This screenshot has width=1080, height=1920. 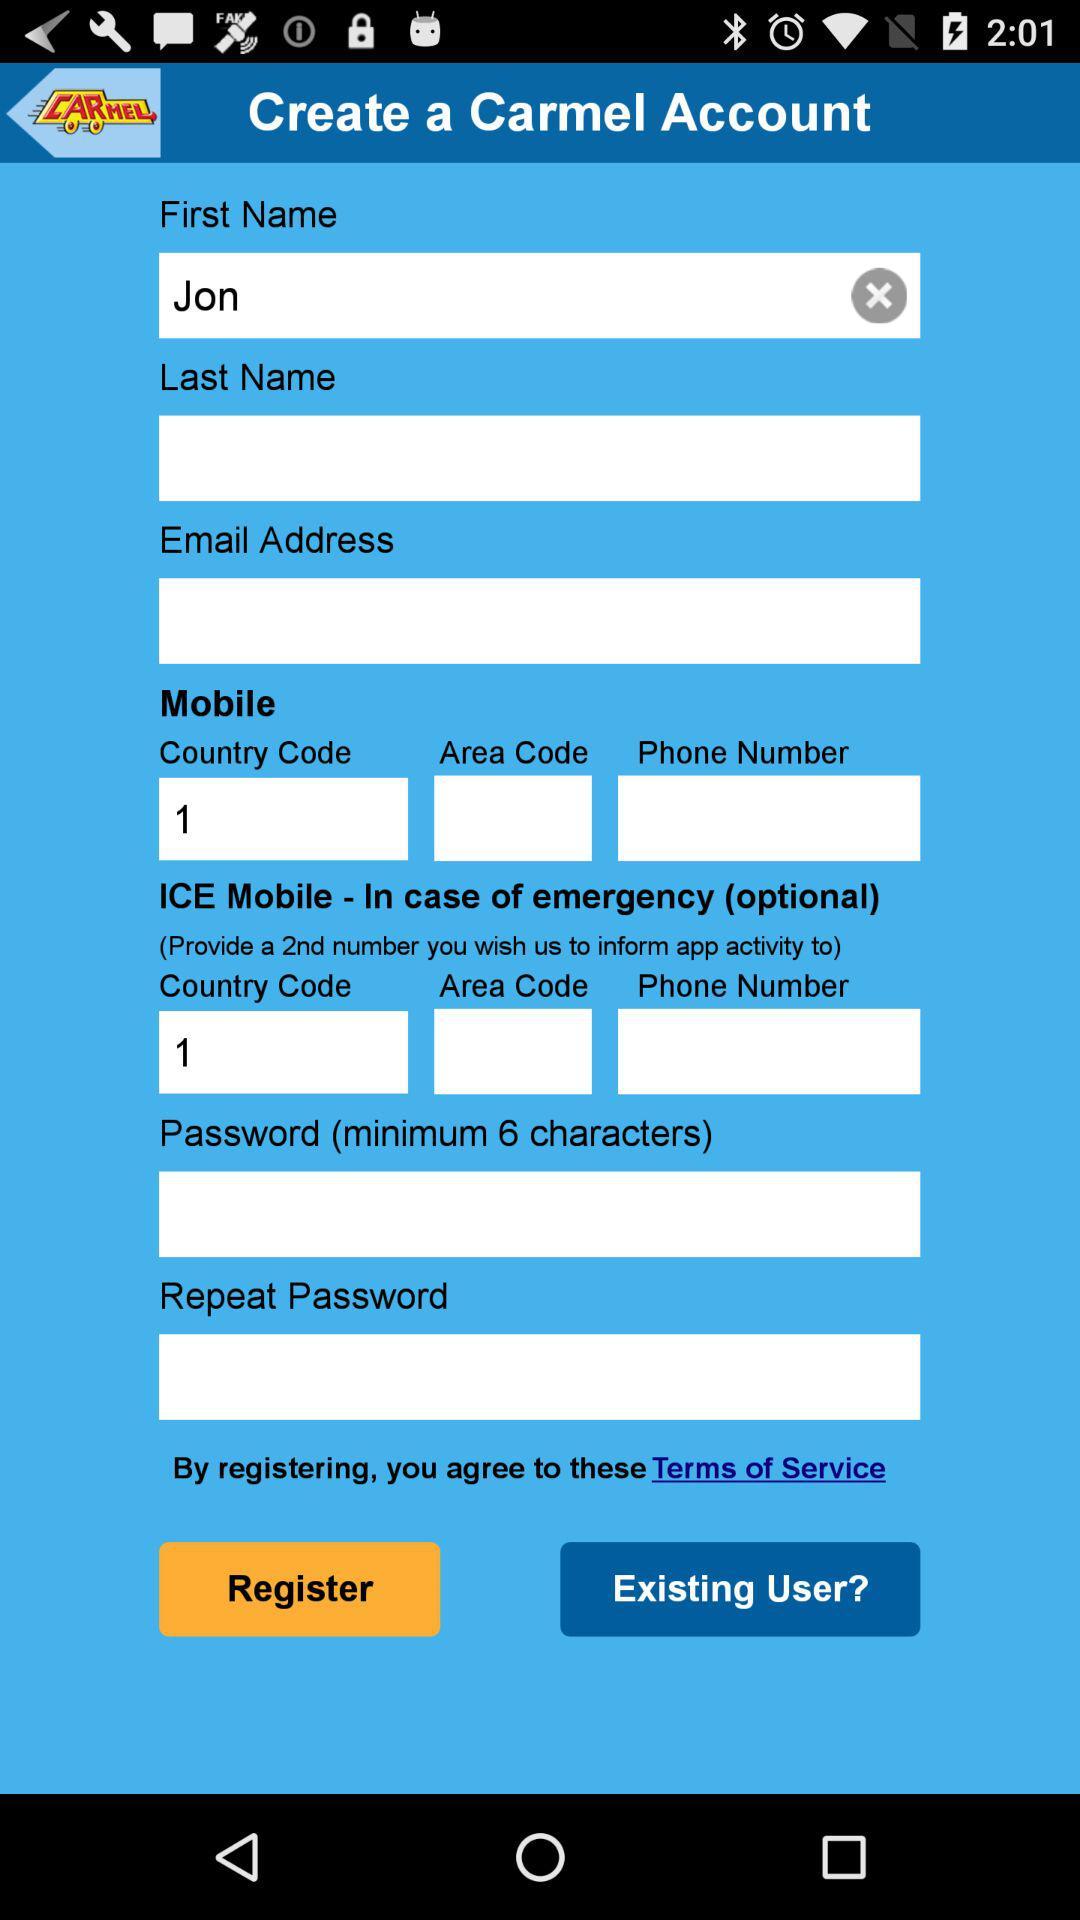 What do you see at coordinates (80, 111) in the screenshot?
I see `icon above first name item` at bounding box center [80, 111].